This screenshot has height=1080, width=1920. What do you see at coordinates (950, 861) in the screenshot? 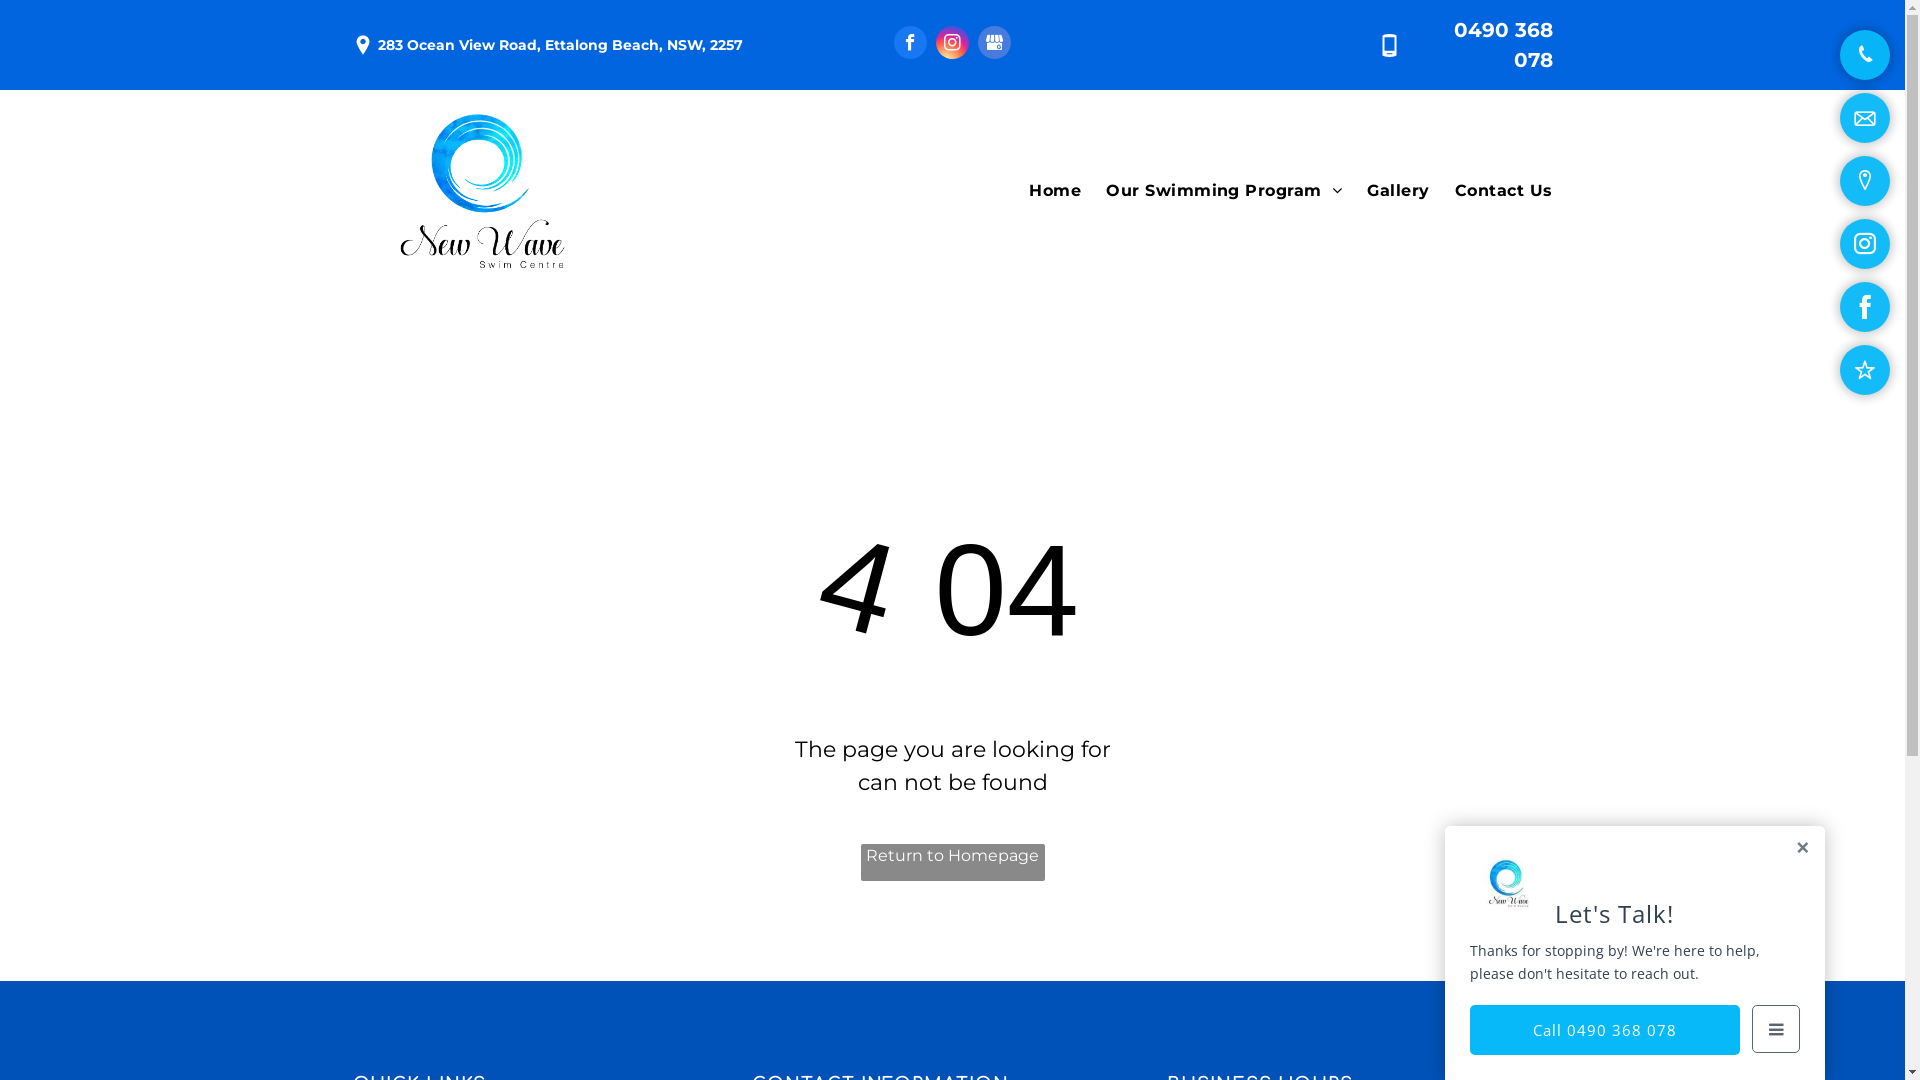
I see `'Return to Homepage'` at bounding box center [950, 861].